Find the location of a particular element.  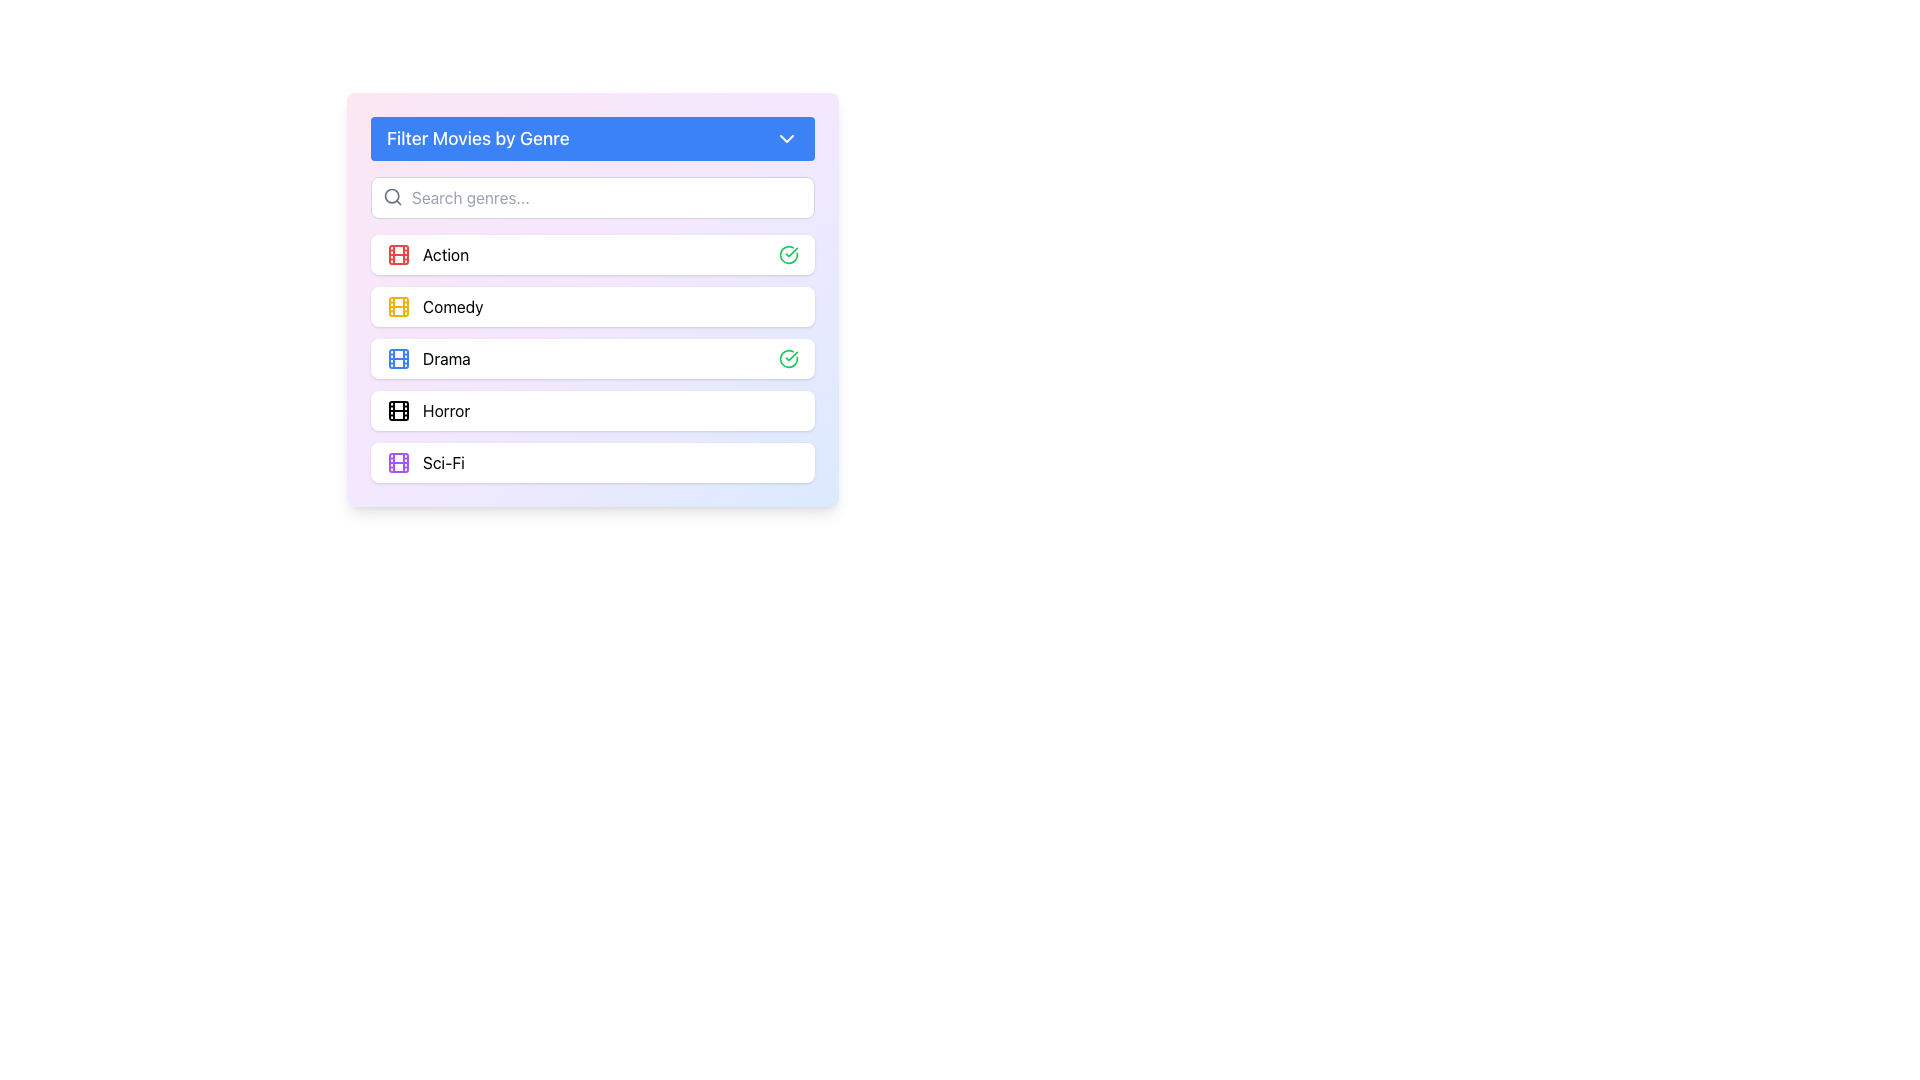

the small downward arrow icon located to the right of the 'Filter Movies by Genre' text is located at coordinates (786, 137).